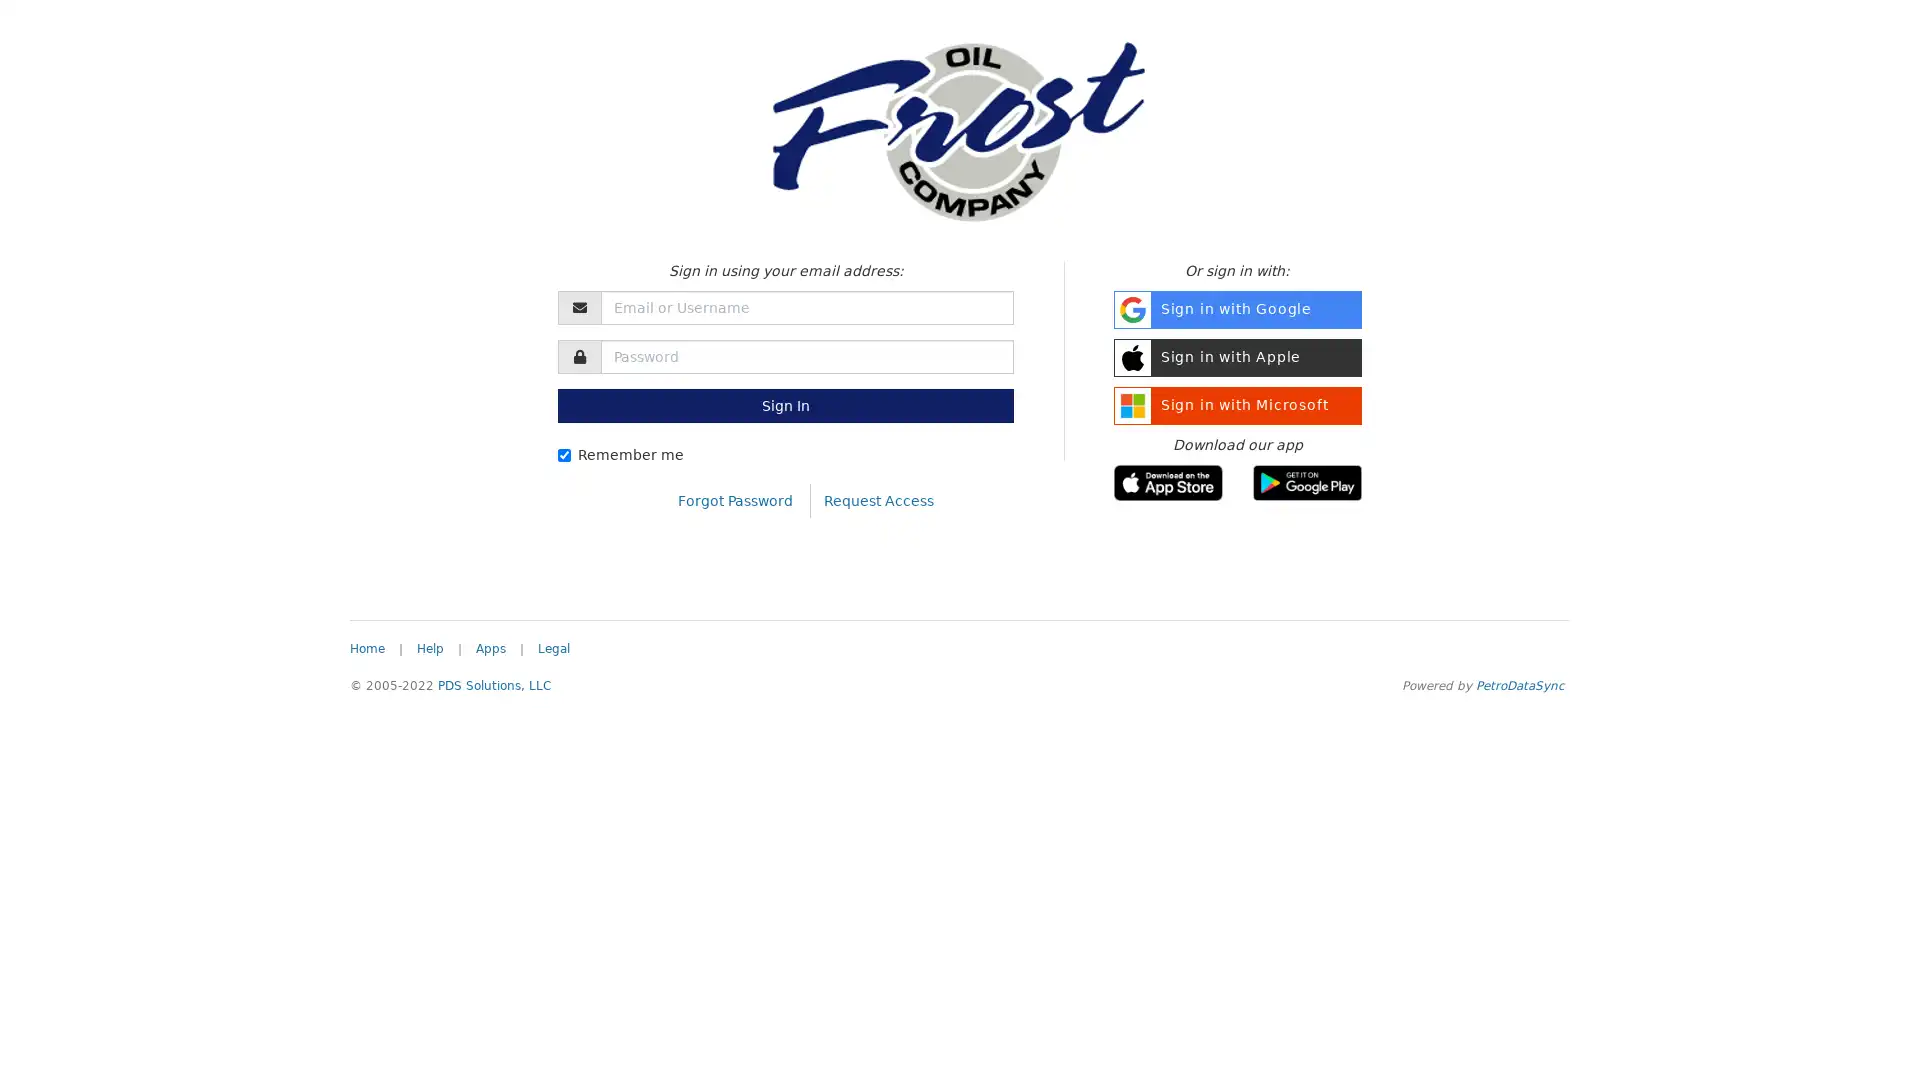  I want to click on Forgot Password, so click(733, 499).